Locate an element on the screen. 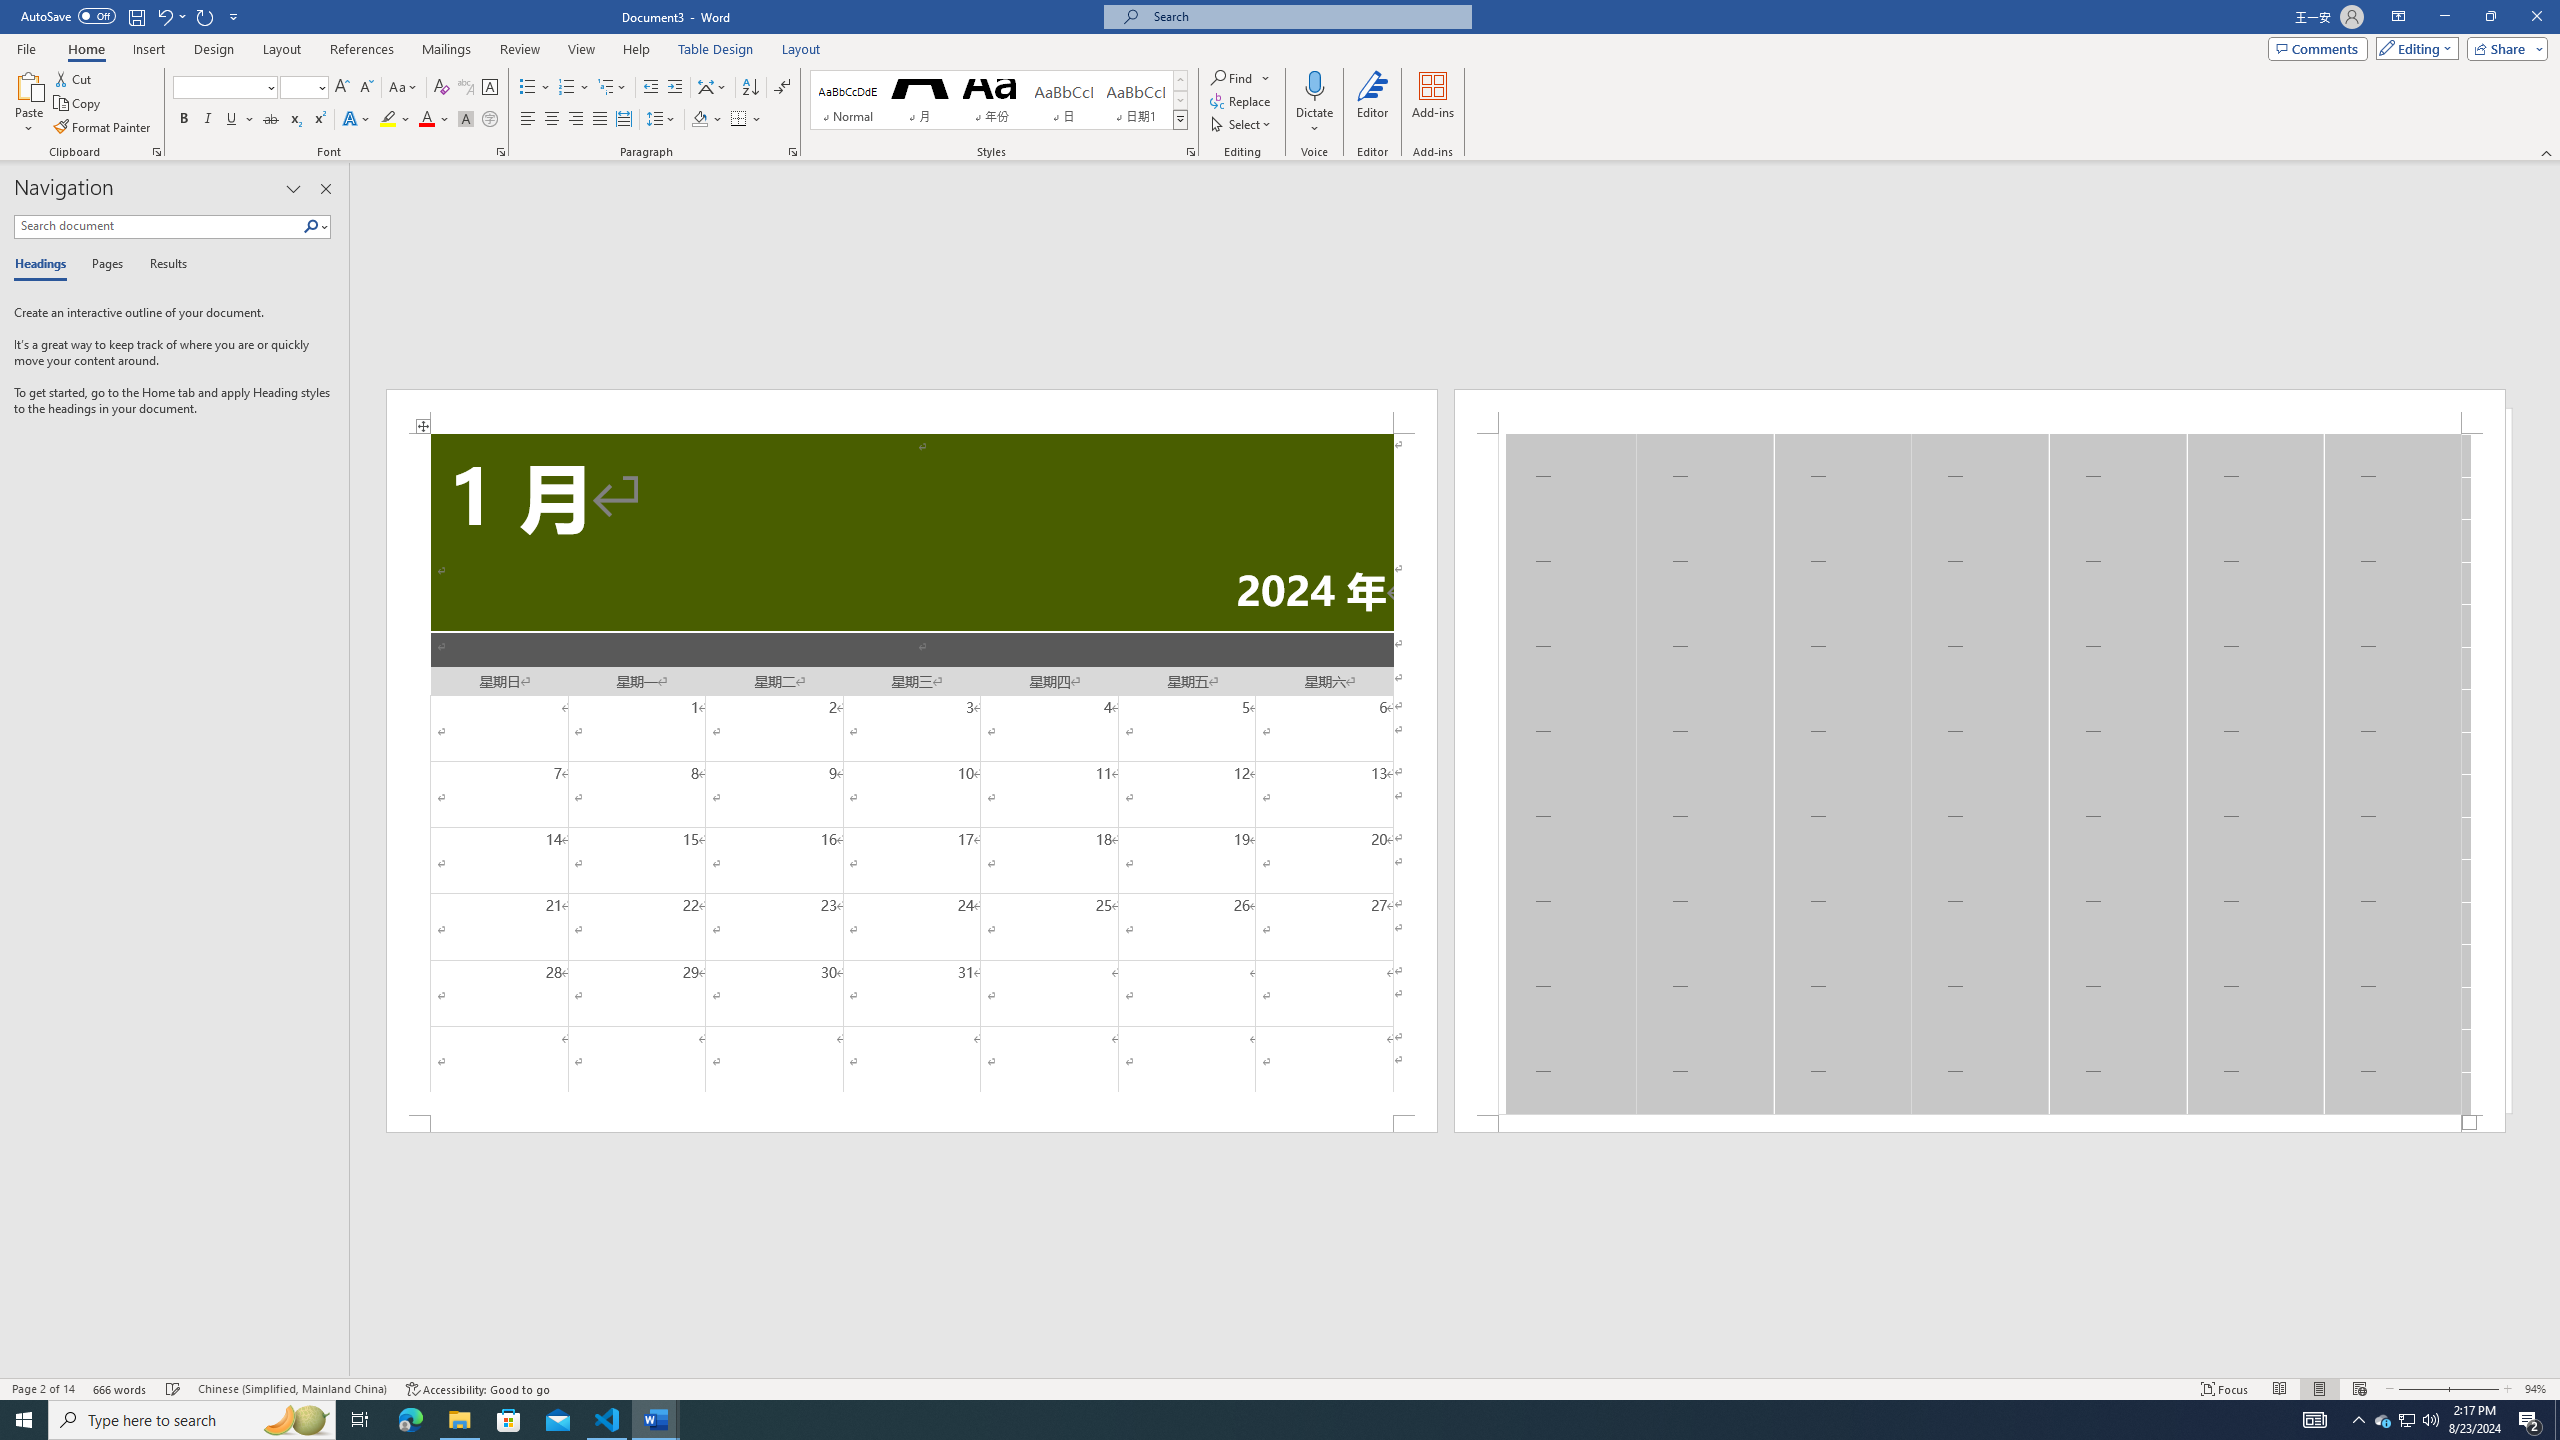 This screenshot has width=2560, height=1440. 'Justify' is located at coordinates (599, 118).